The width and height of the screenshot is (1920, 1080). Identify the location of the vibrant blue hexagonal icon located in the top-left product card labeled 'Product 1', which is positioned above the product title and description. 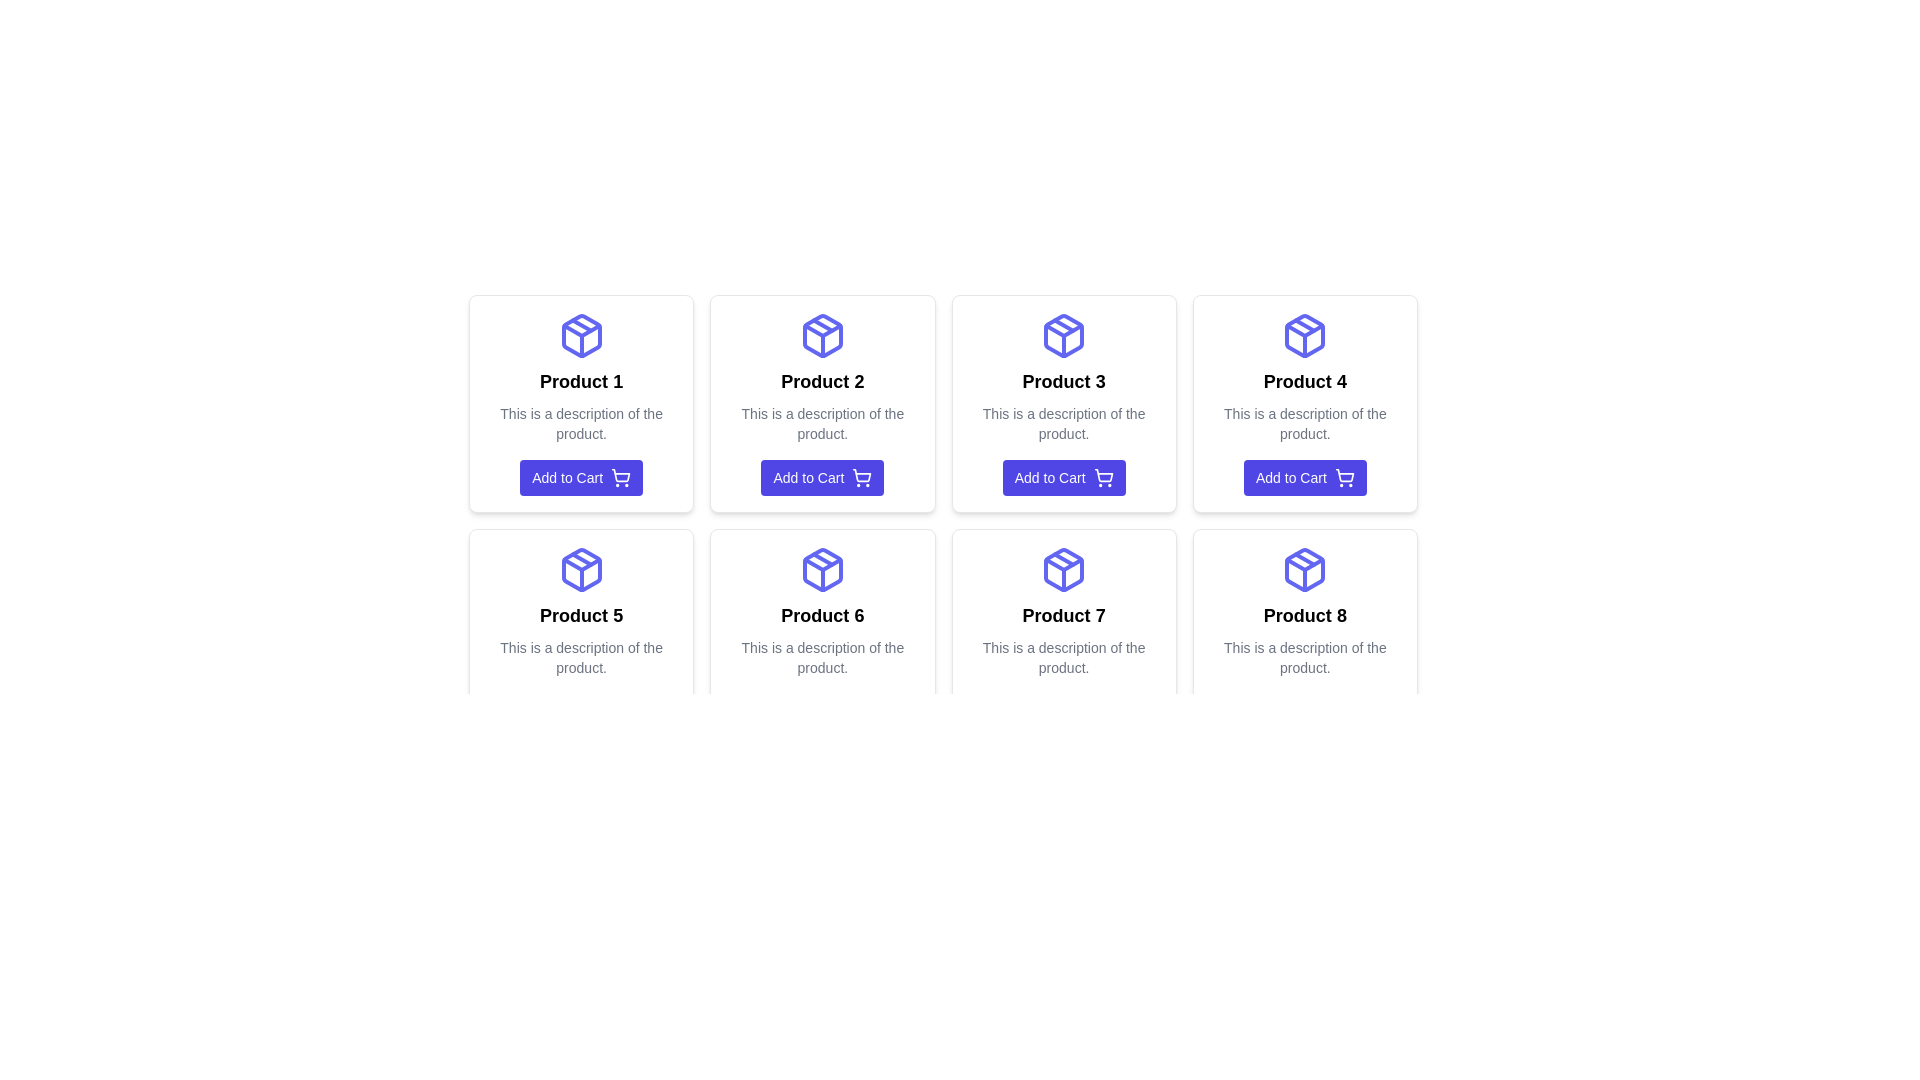
(580, 334).